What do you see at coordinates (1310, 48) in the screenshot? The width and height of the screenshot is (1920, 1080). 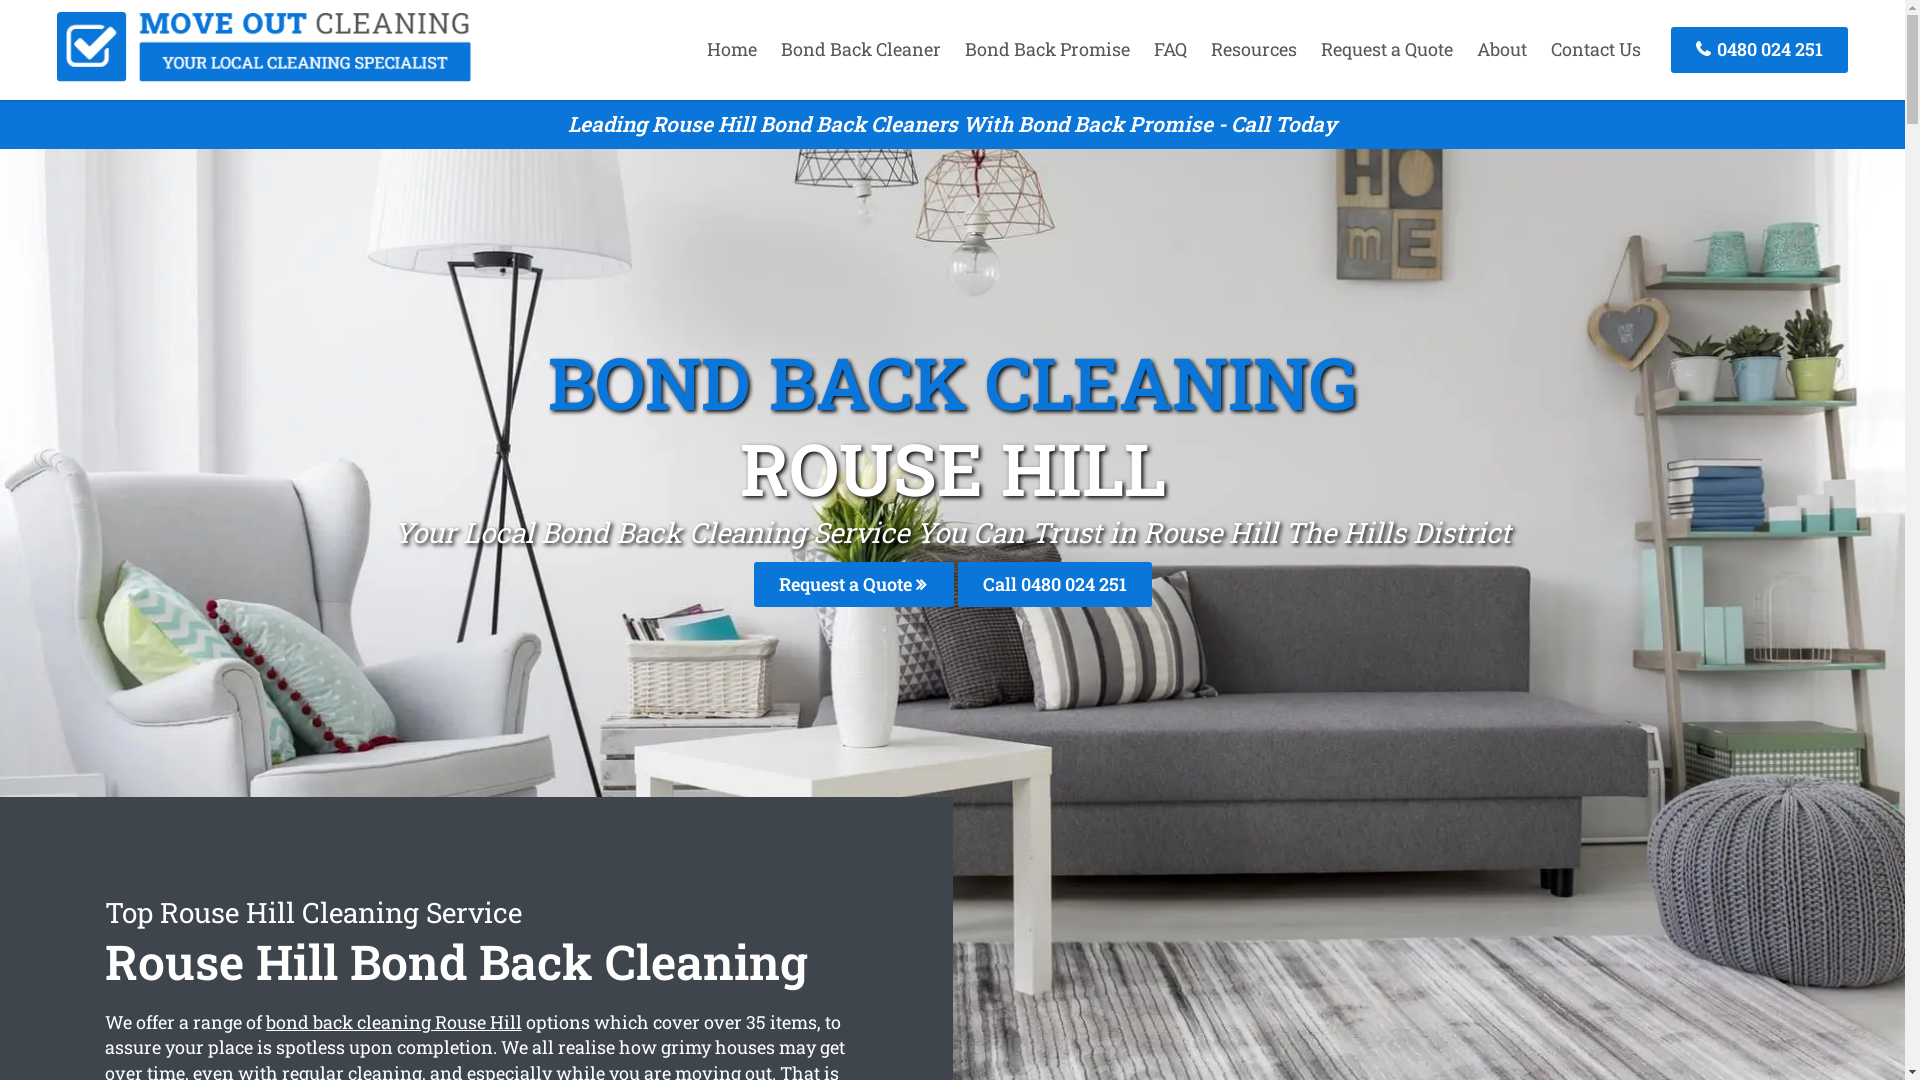 I see `'Request a Quote'` at bounding box center [1310, 48].